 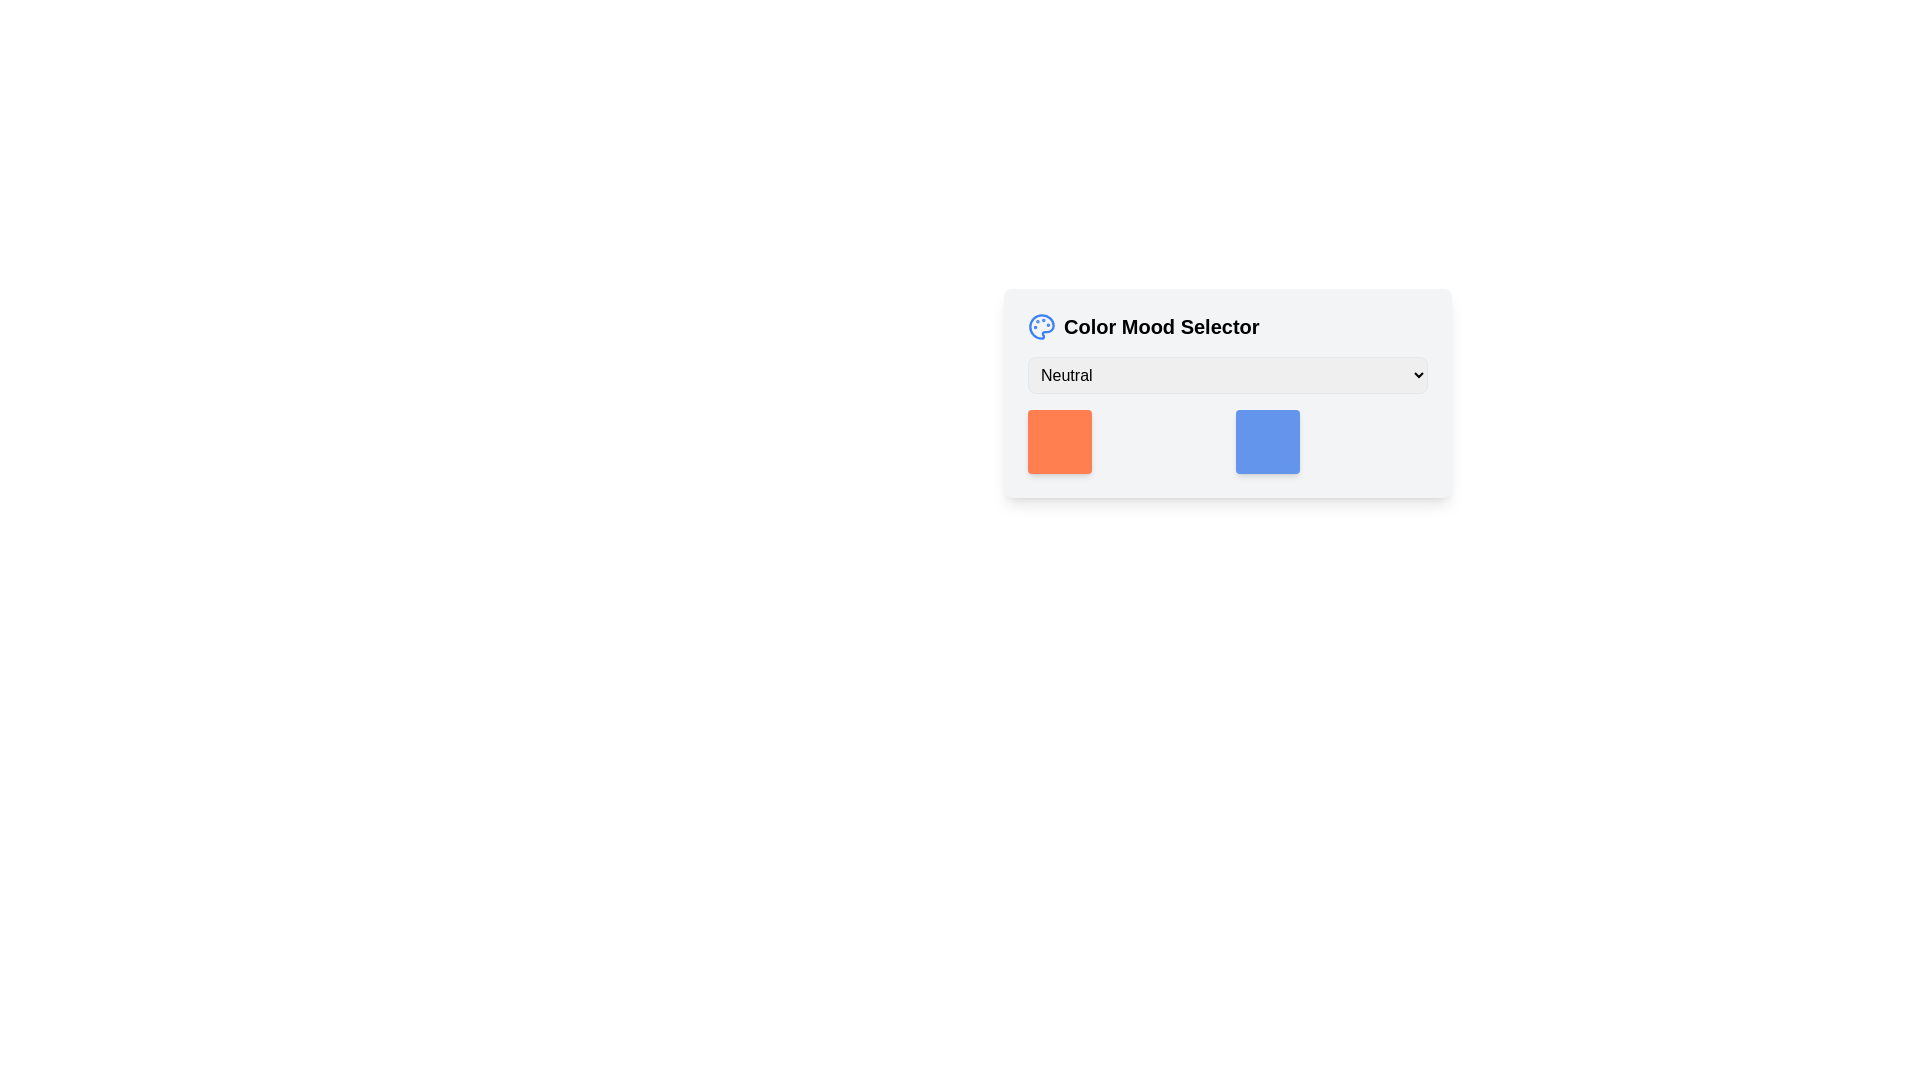 What do you see at coordinates (1040, 326) in the screenshot?
I see `the base of the palette icon, which is part of the 'Color Mood Selector' section on the left, to interact with the color selection UI` at bounding box center [1040, 326].